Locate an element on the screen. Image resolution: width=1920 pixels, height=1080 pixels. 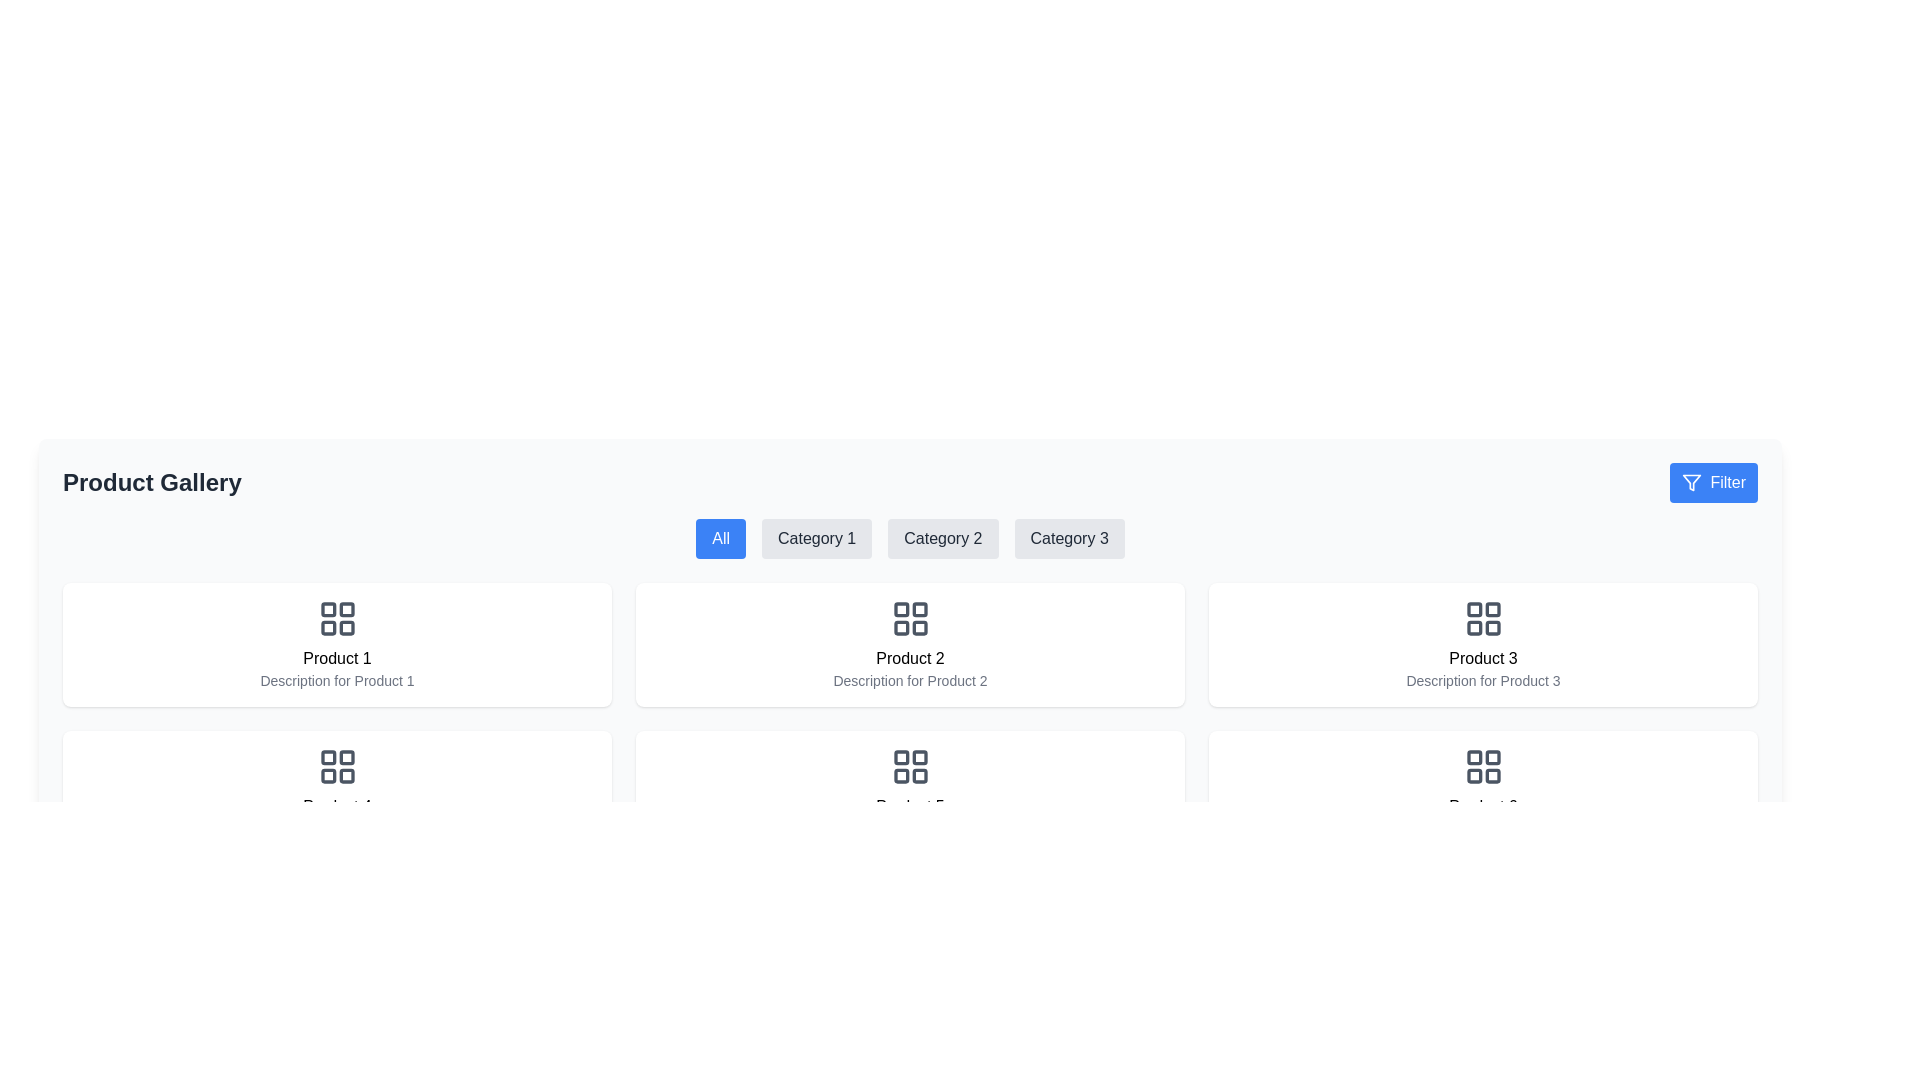
the third square in the two-by-two grid structure of the Decorative graphic element located at the lower-right position of the icon above the label 'Product 4' is located at coordinates (1492, 775).